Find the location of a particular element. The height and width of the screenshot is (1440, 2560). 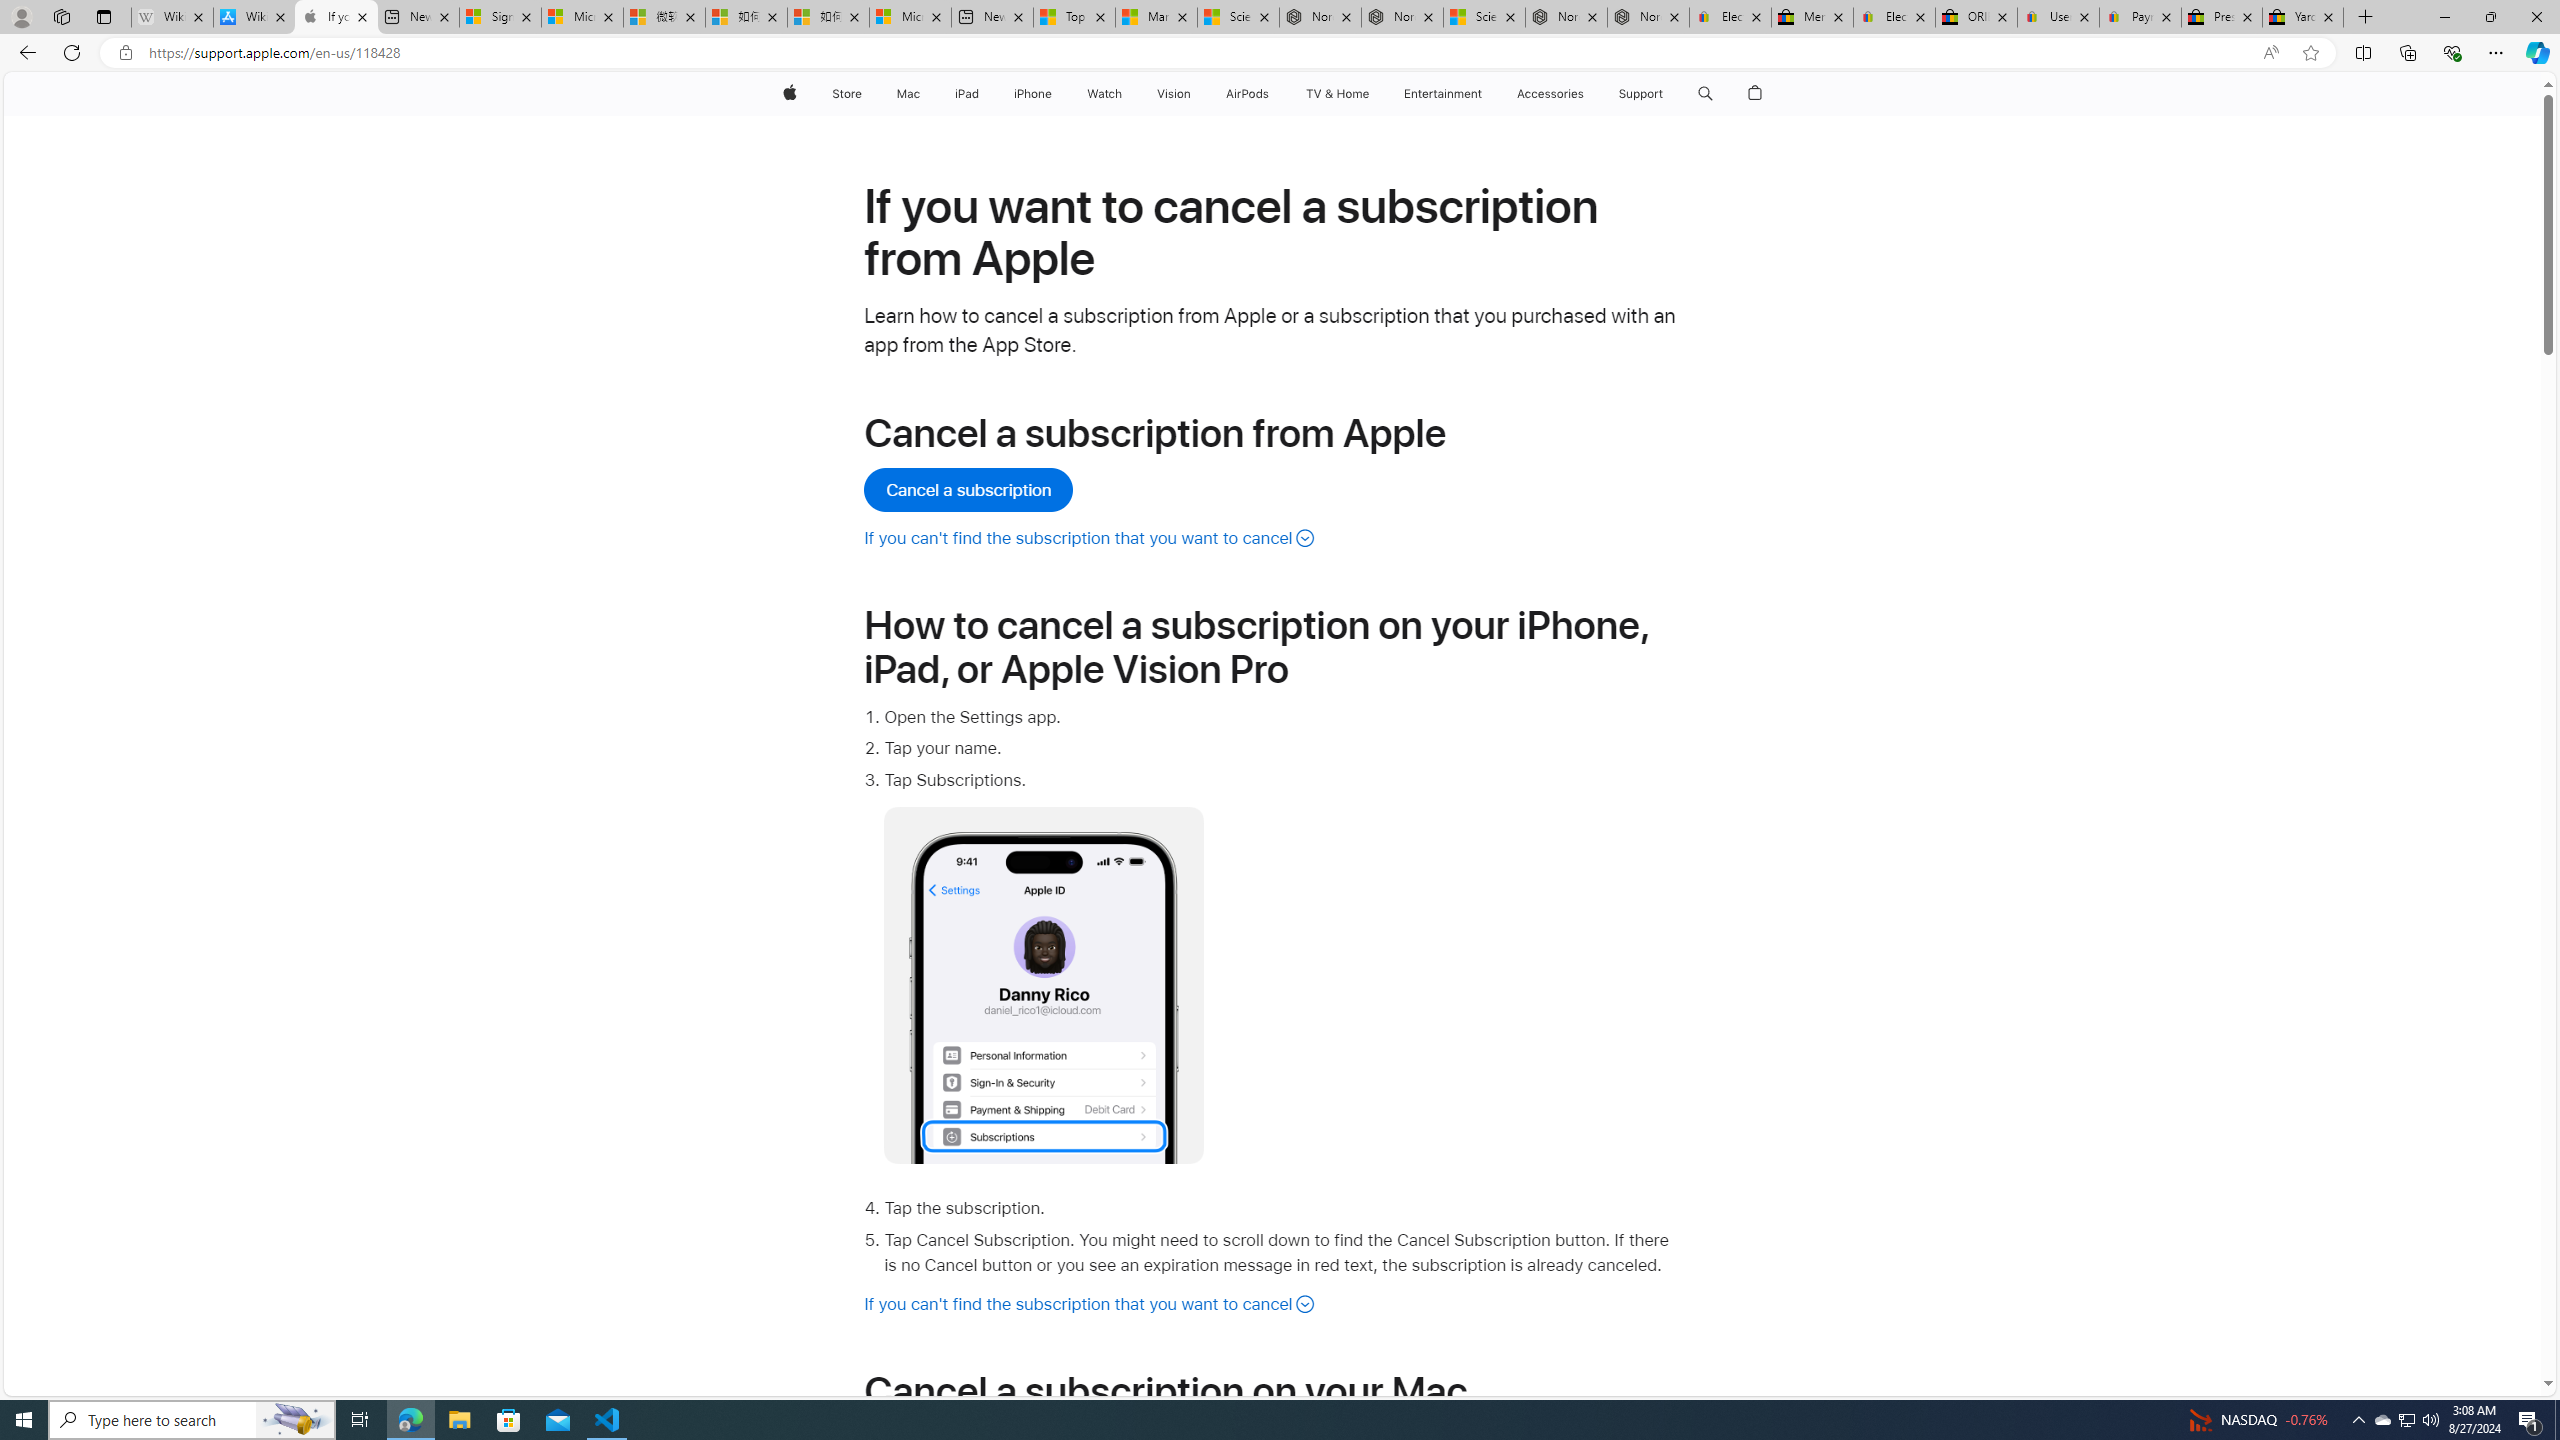

'Support menu' is located at coordinates (1667, 93).